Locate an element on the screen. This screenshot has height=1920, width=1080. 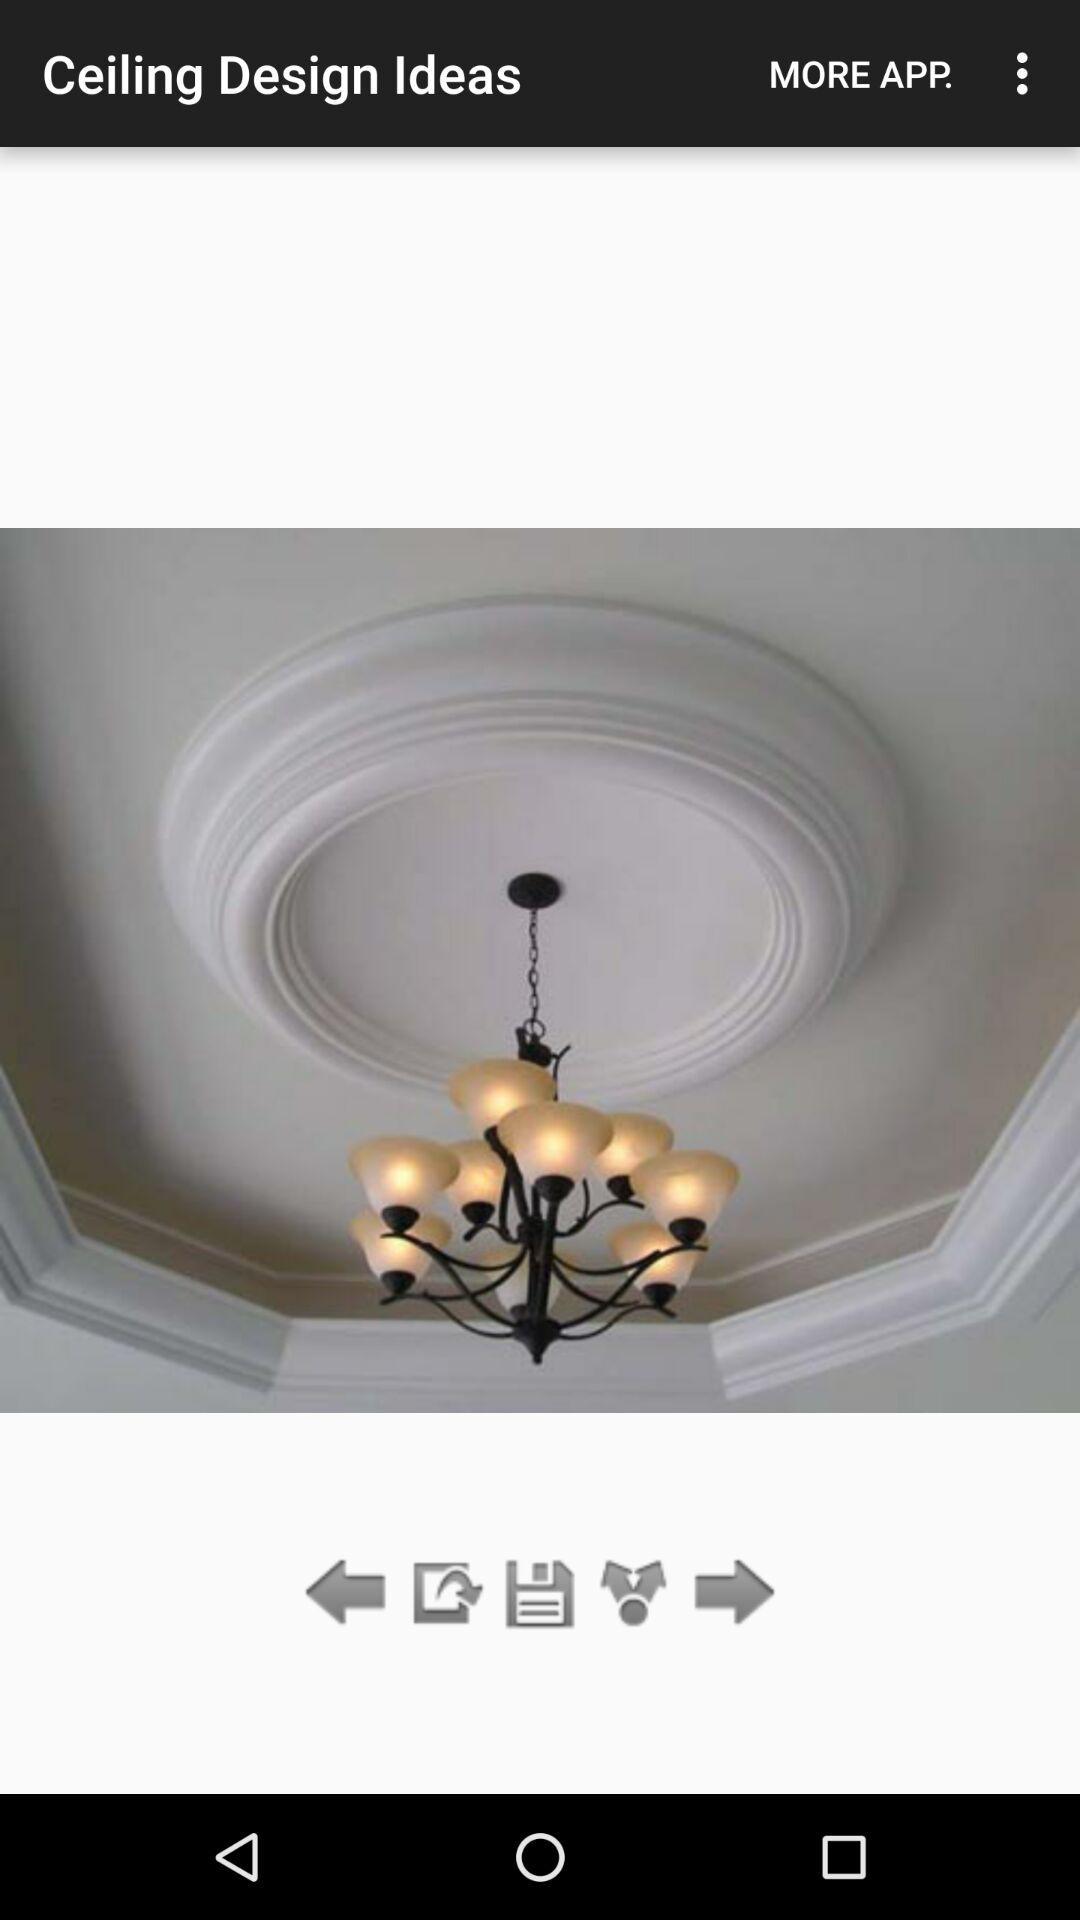
current photo is located at coordinates (540, 1593).